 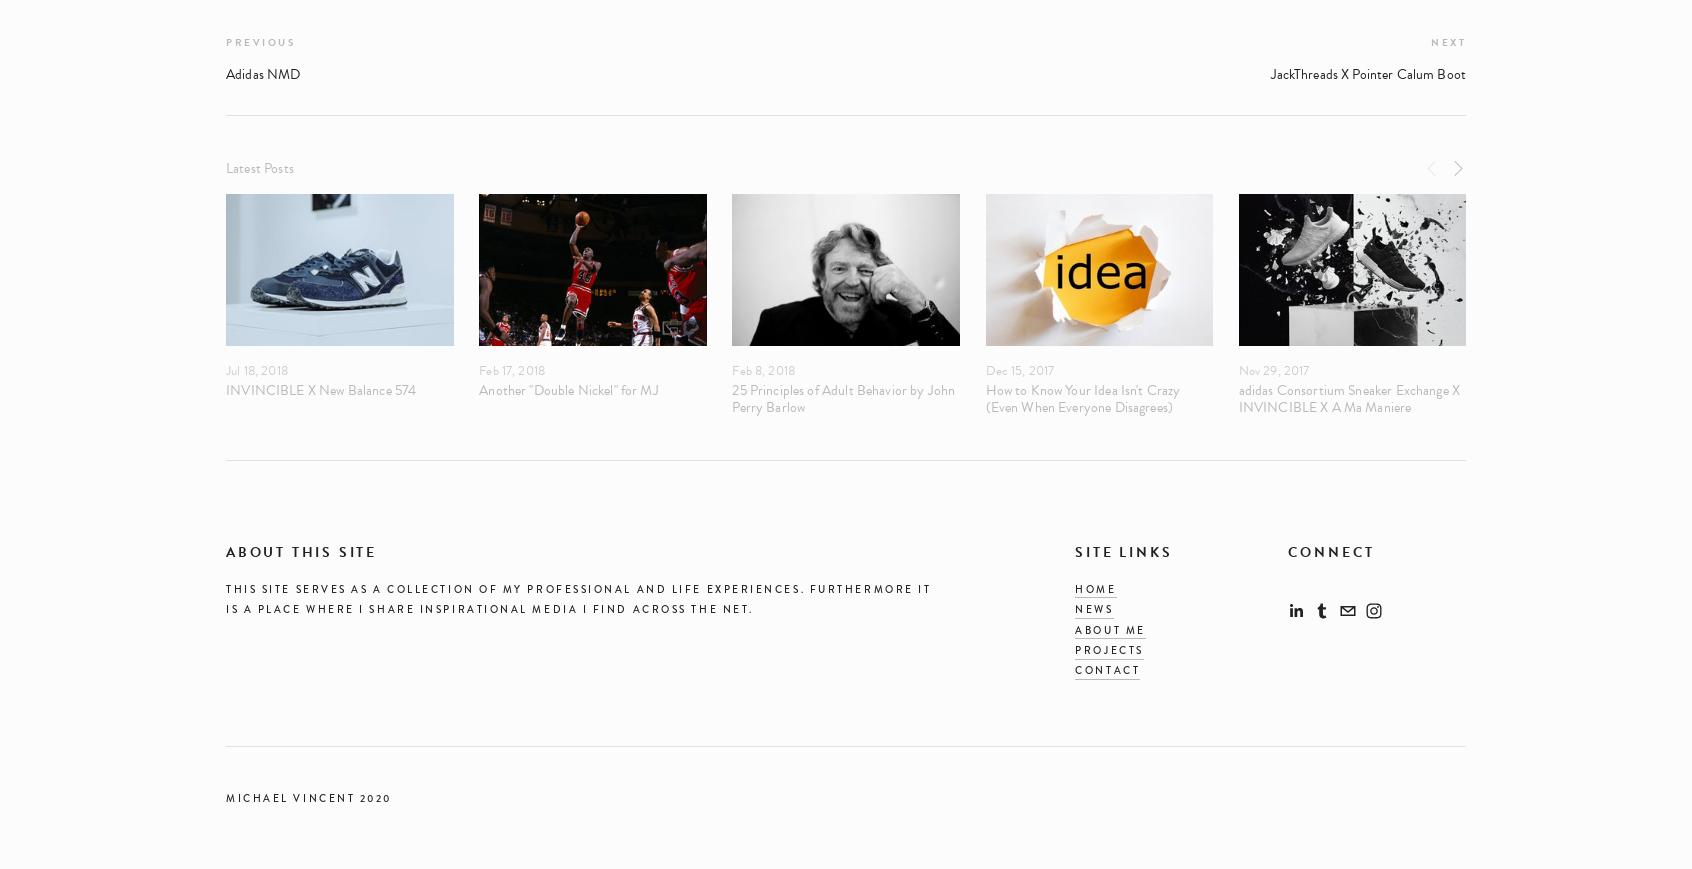 What do you see at coordinates (1109, 629) in the screenshot?
I see `'about me'` at bounding box center [1109, 629].